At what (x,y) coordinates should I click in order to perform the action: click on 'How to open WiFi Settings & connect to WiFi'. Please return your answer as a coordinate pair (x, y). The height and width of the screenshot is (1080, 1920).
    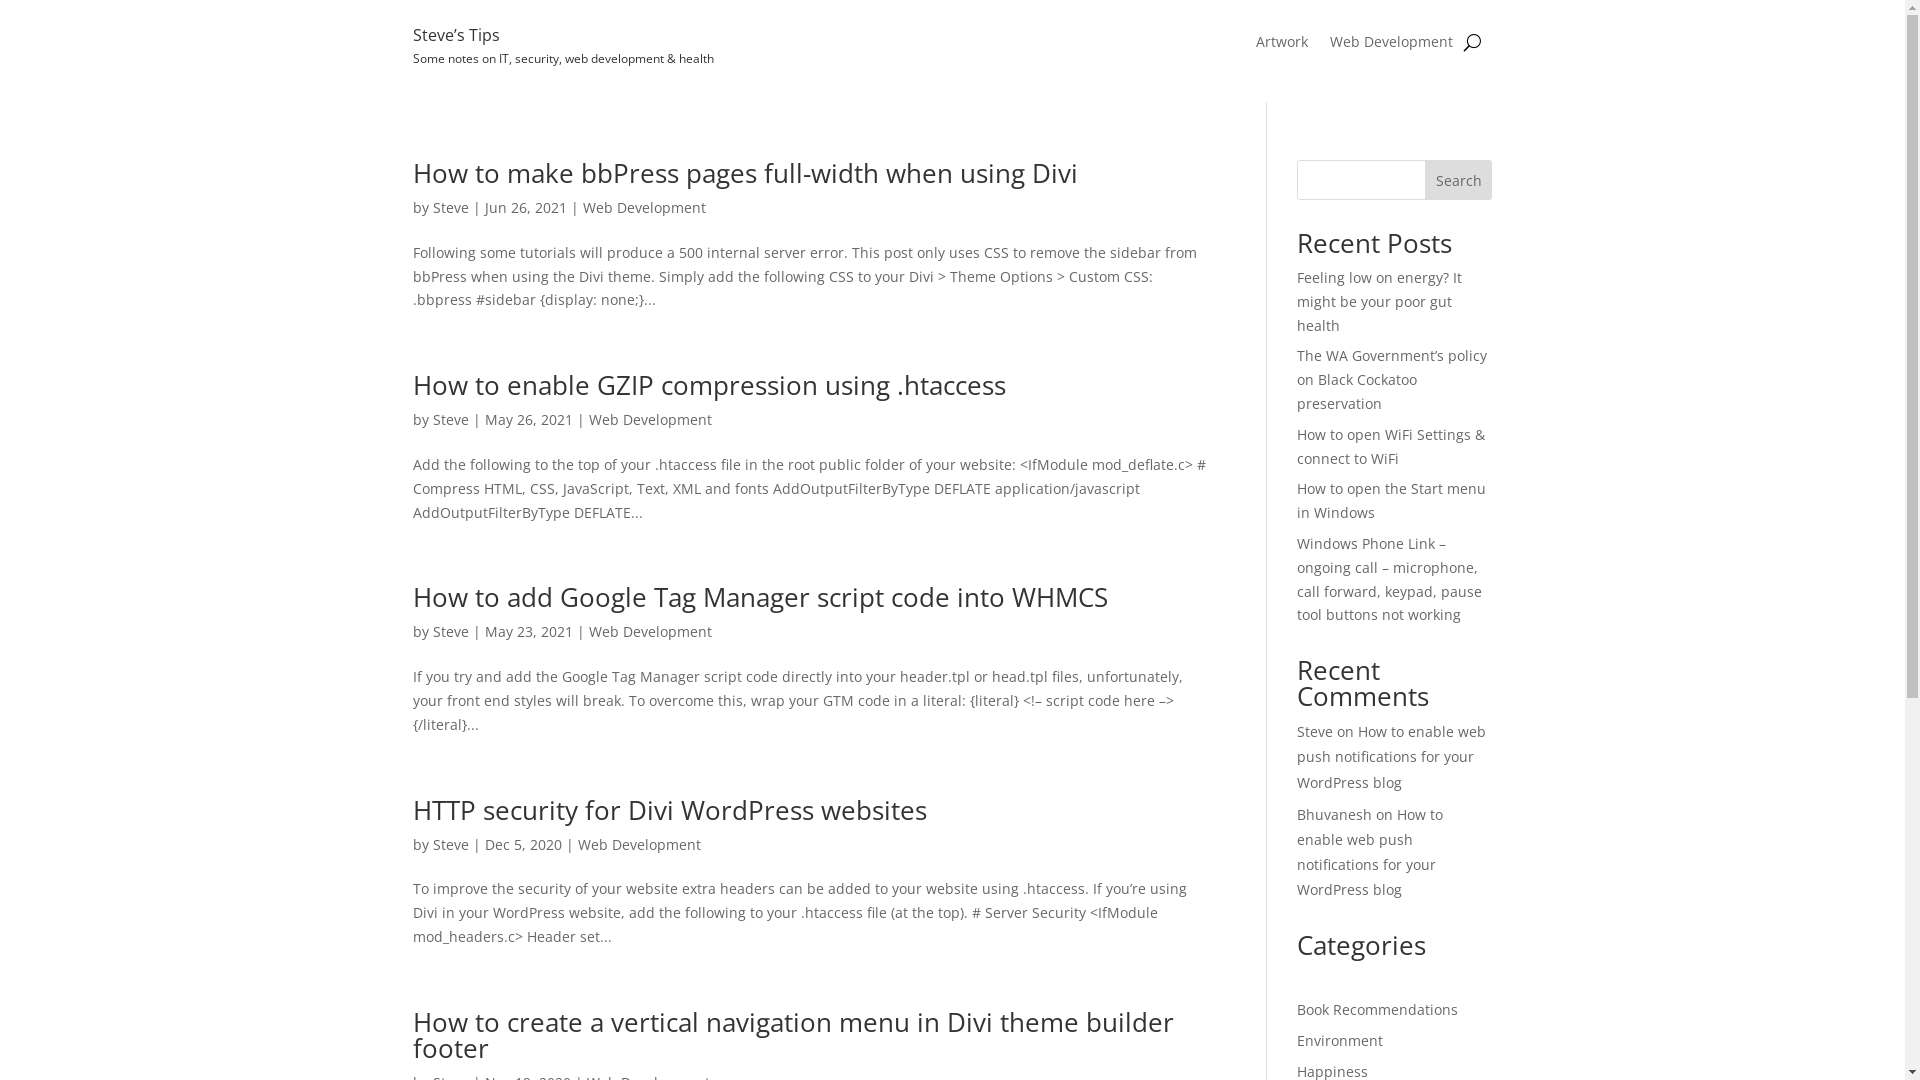
    Looking at the image, I should click on (1390, 445).